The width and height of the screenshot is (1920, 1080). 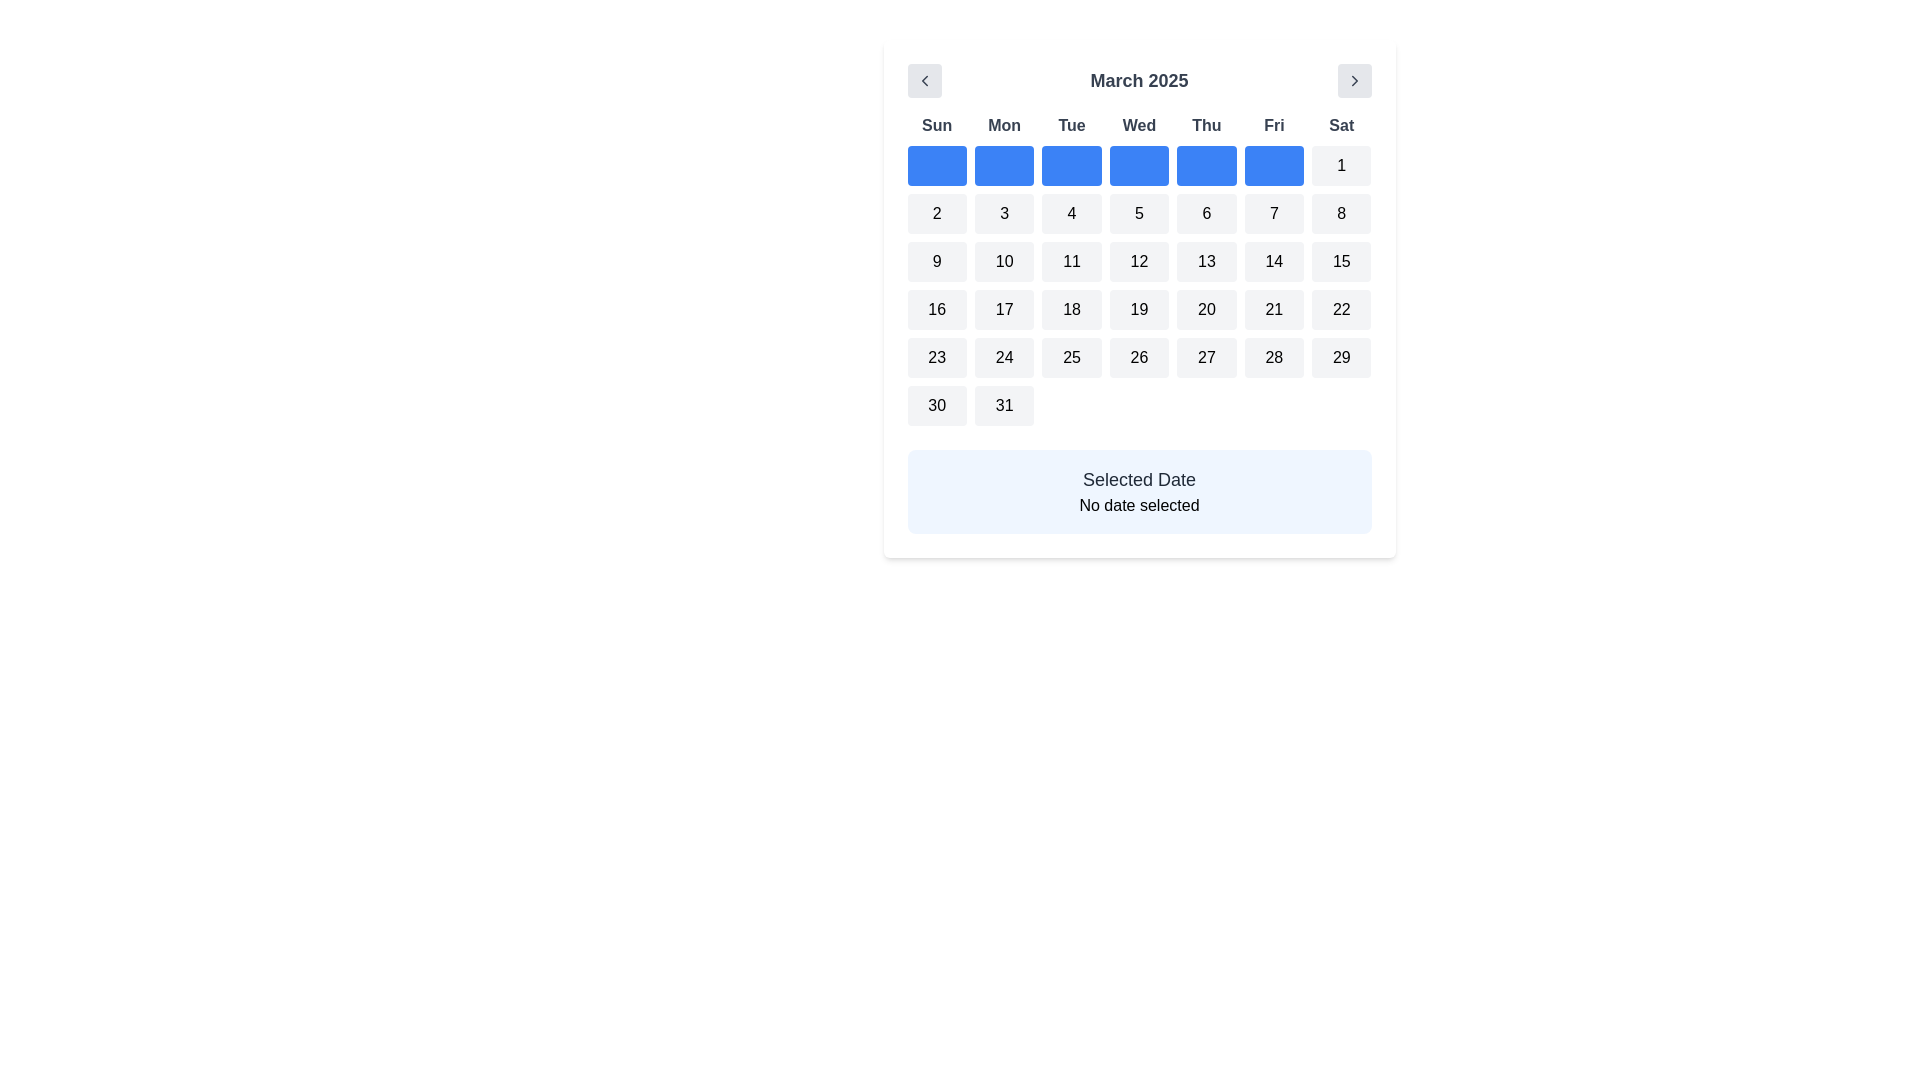 What do you see at coordinates (1205, 126) in the screenshot?
I see `the Text label for Thursday in the days-of-week header of the calendar, which is the fifth element in the row of days` at bounding box center [1205, 126].